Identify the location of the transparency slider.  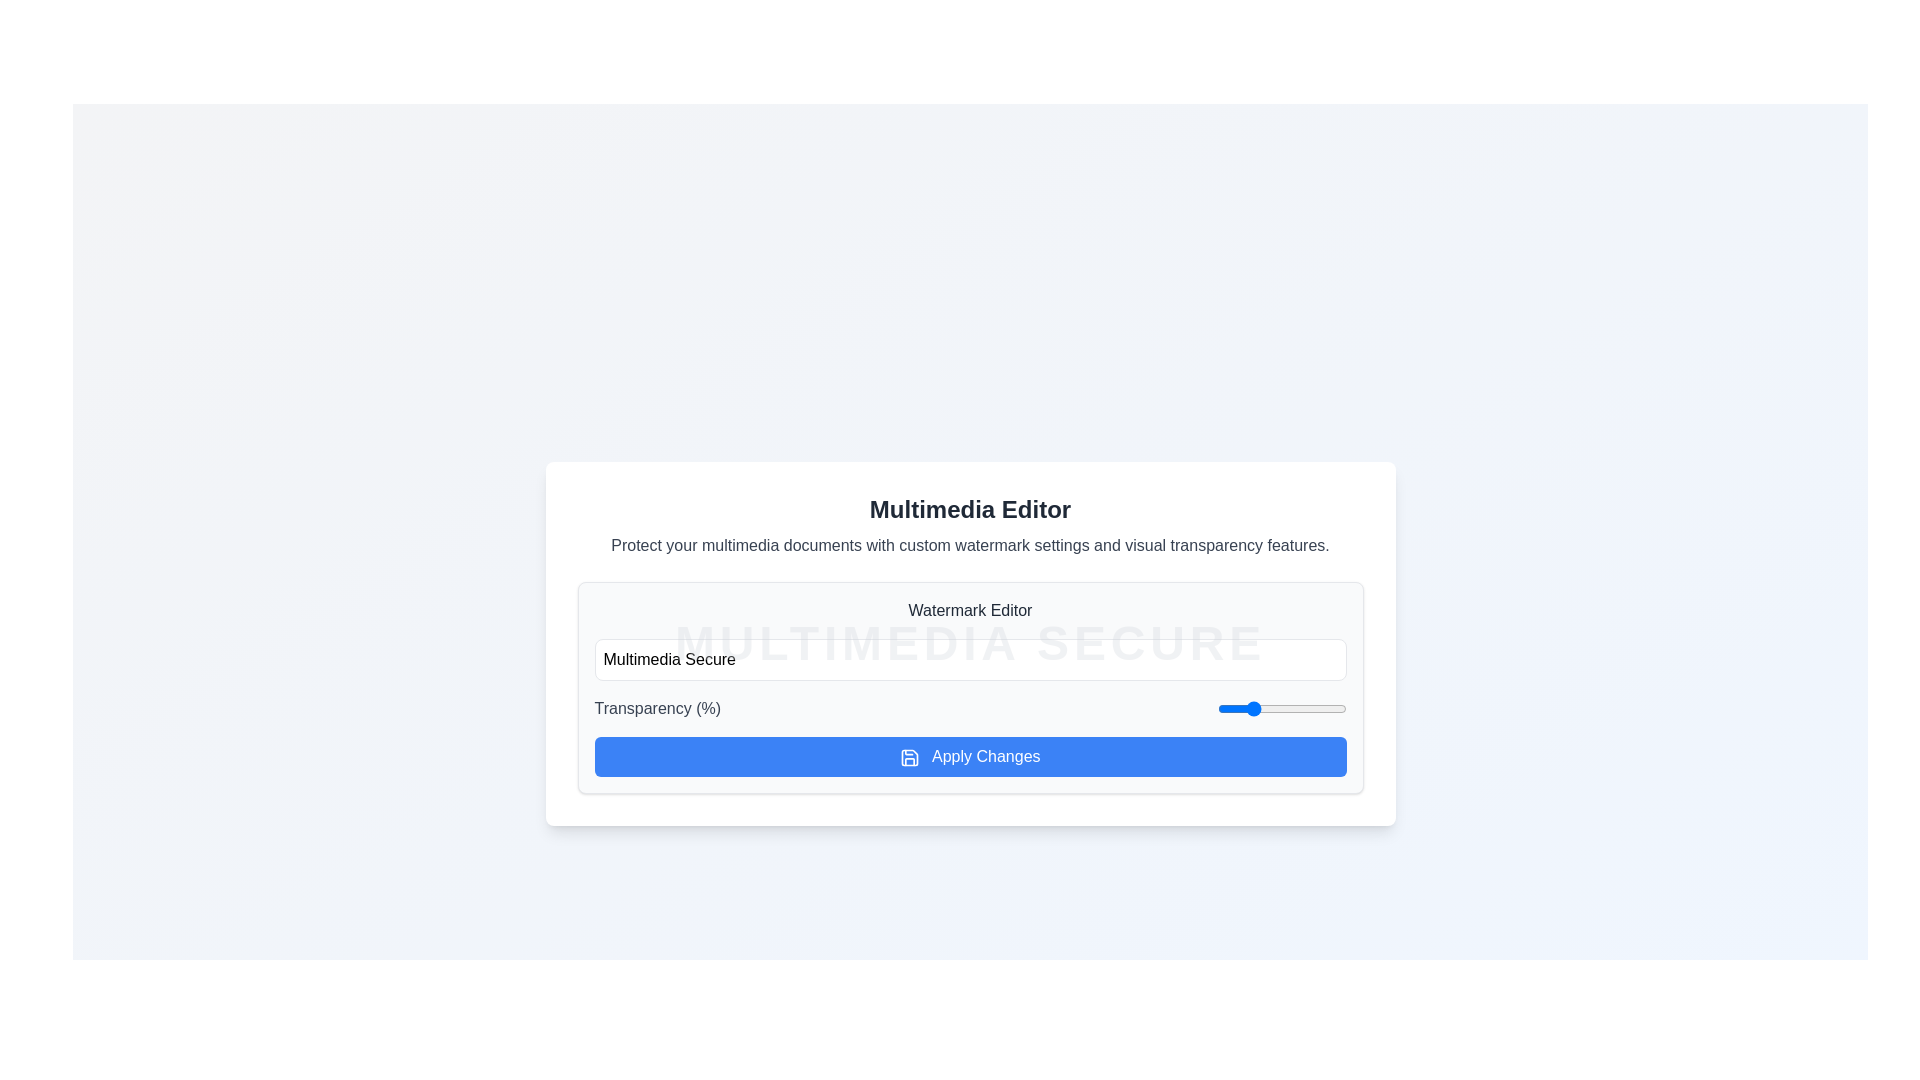
(1290, 708).